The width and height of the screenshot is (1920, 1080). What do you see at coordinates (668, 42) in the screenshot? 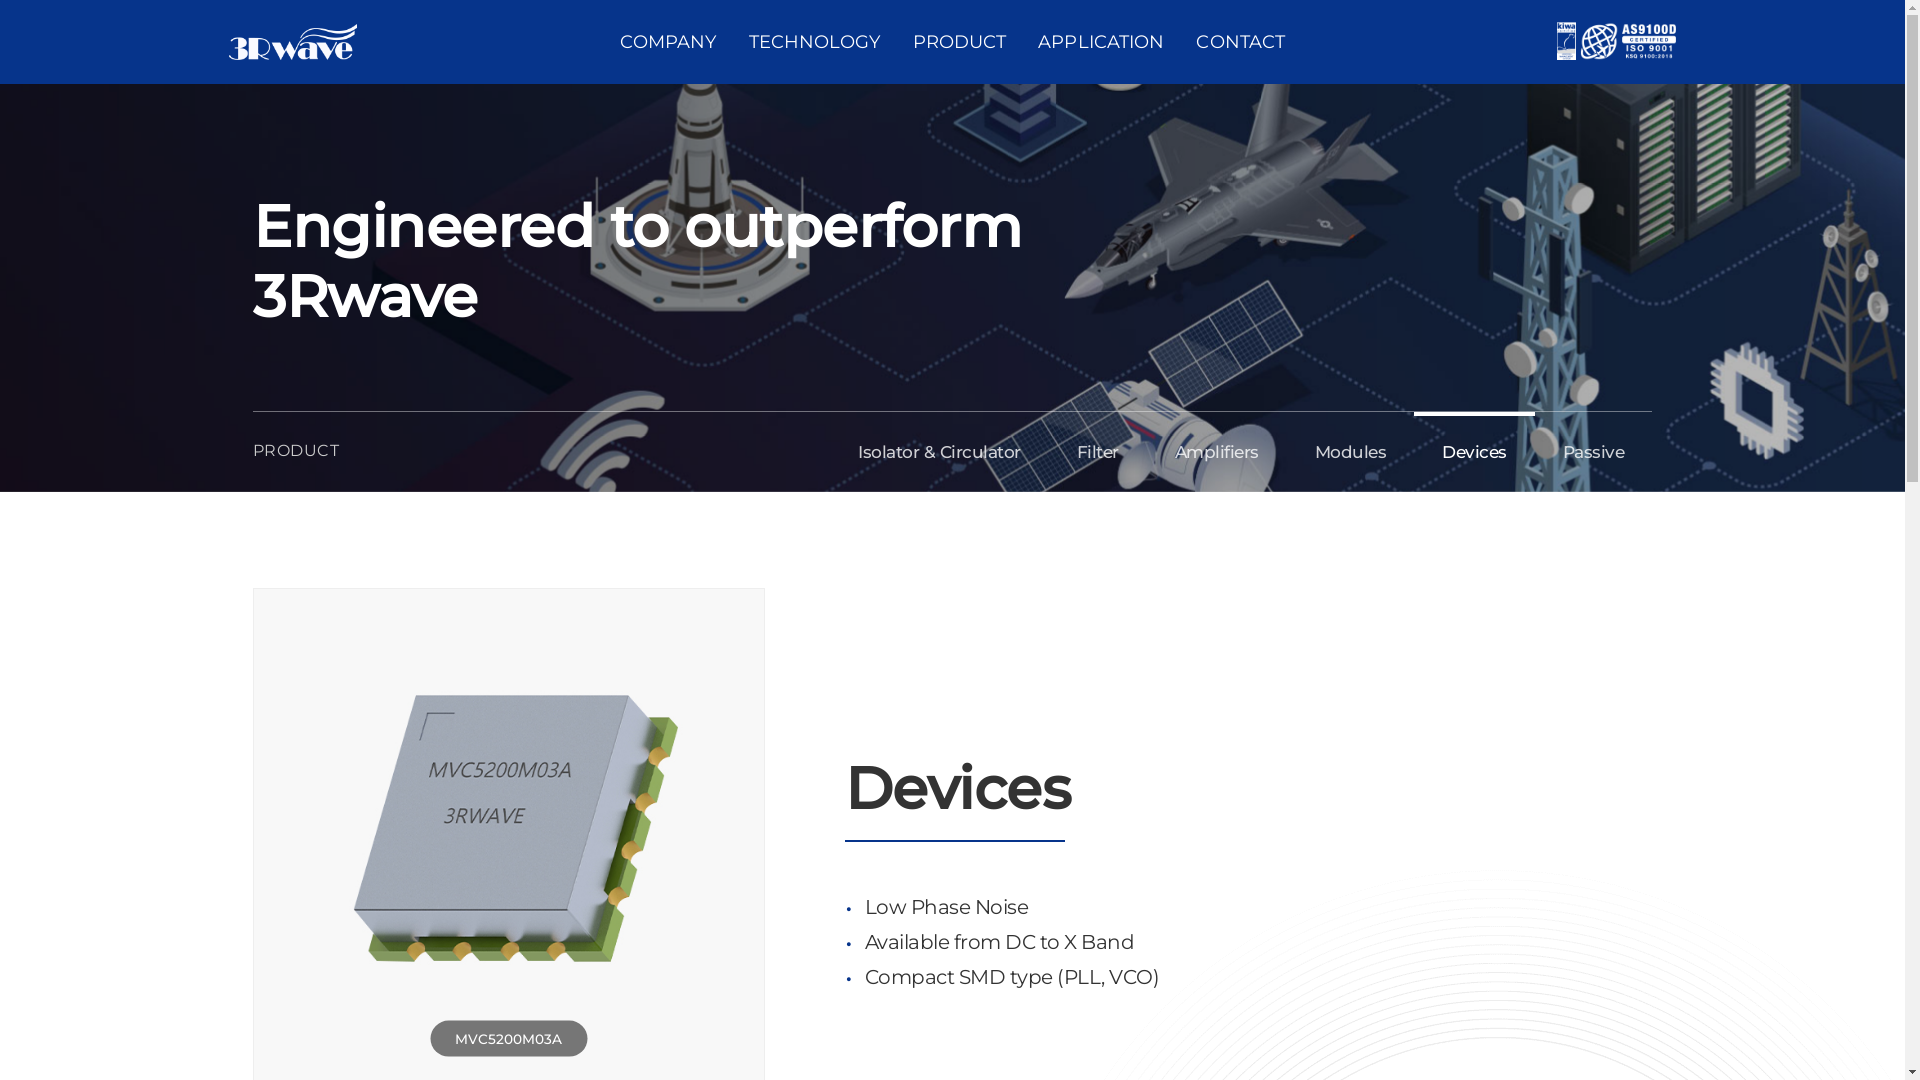
I see `'COMPANY'` at bounding box center [668, 42].